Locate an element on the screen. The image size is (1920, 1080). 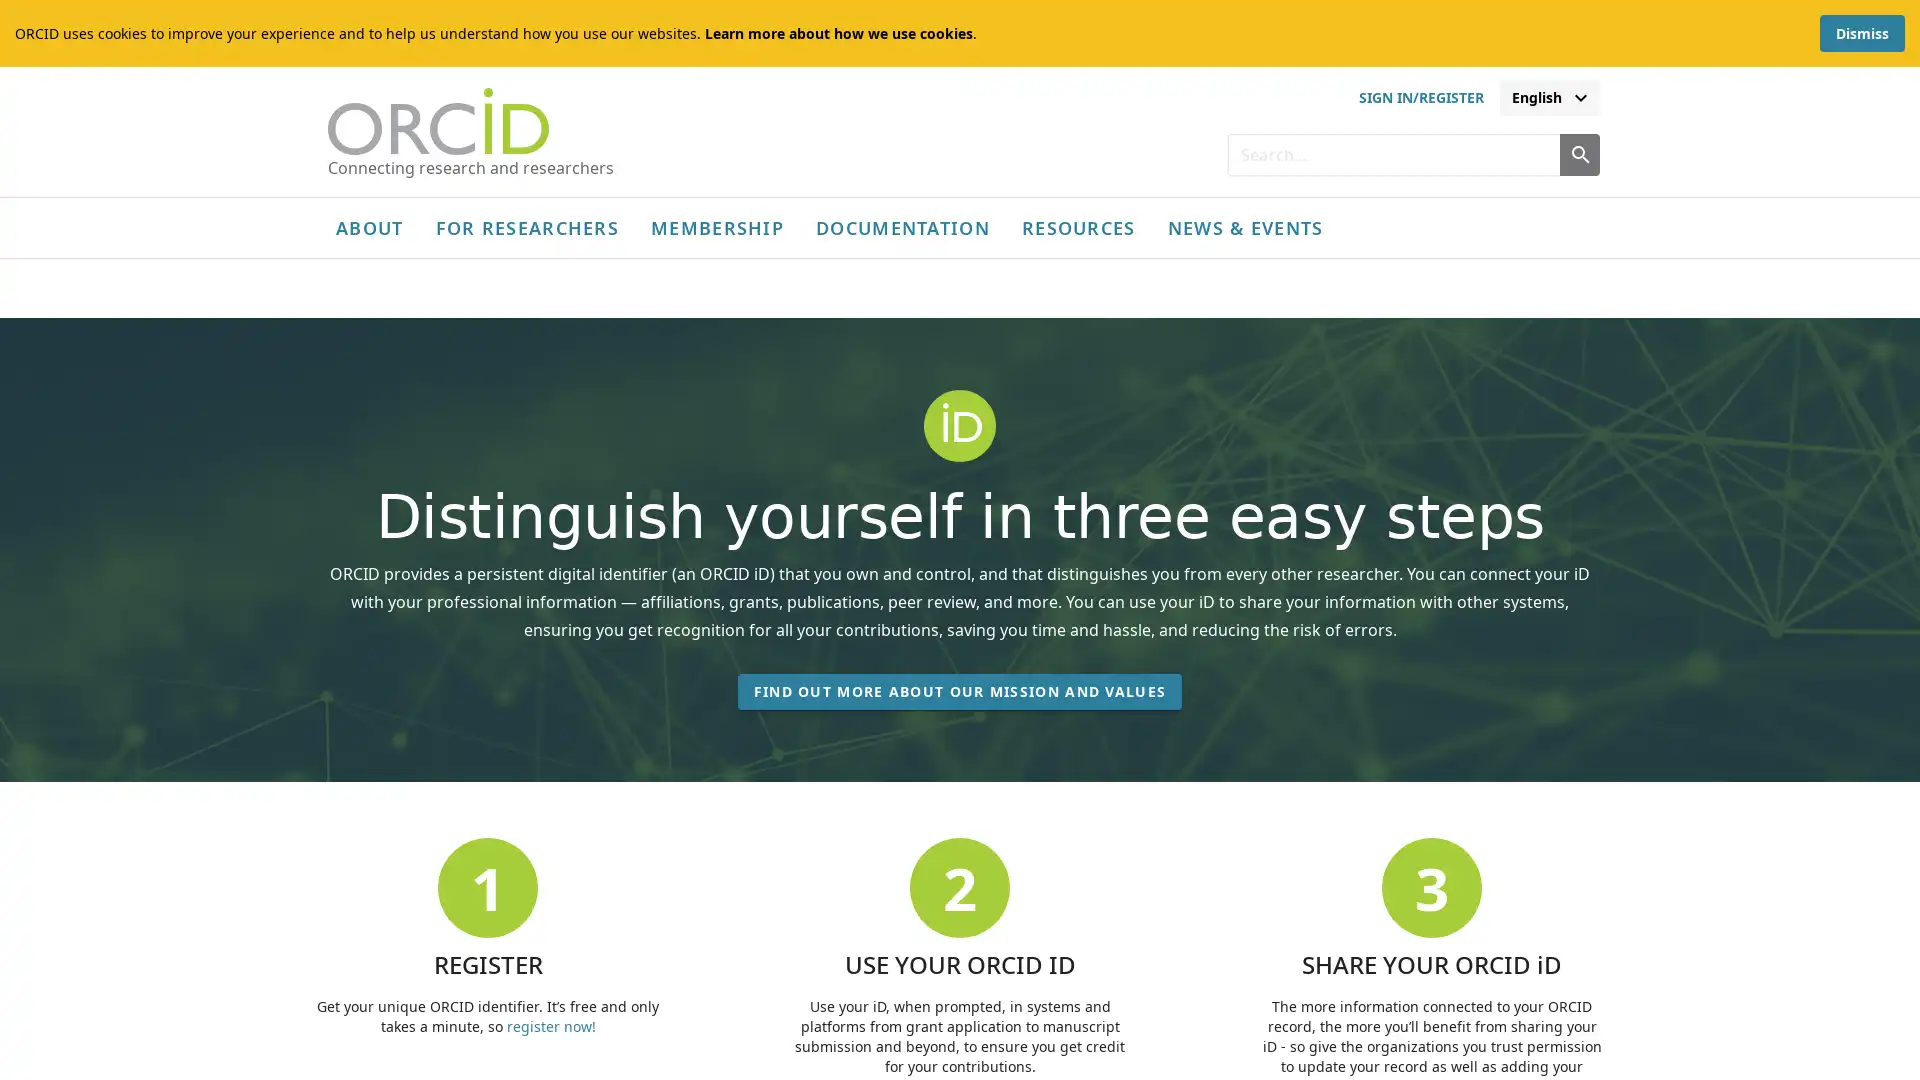
NEWS & EVENTS is located at coordinates (1243, 226).